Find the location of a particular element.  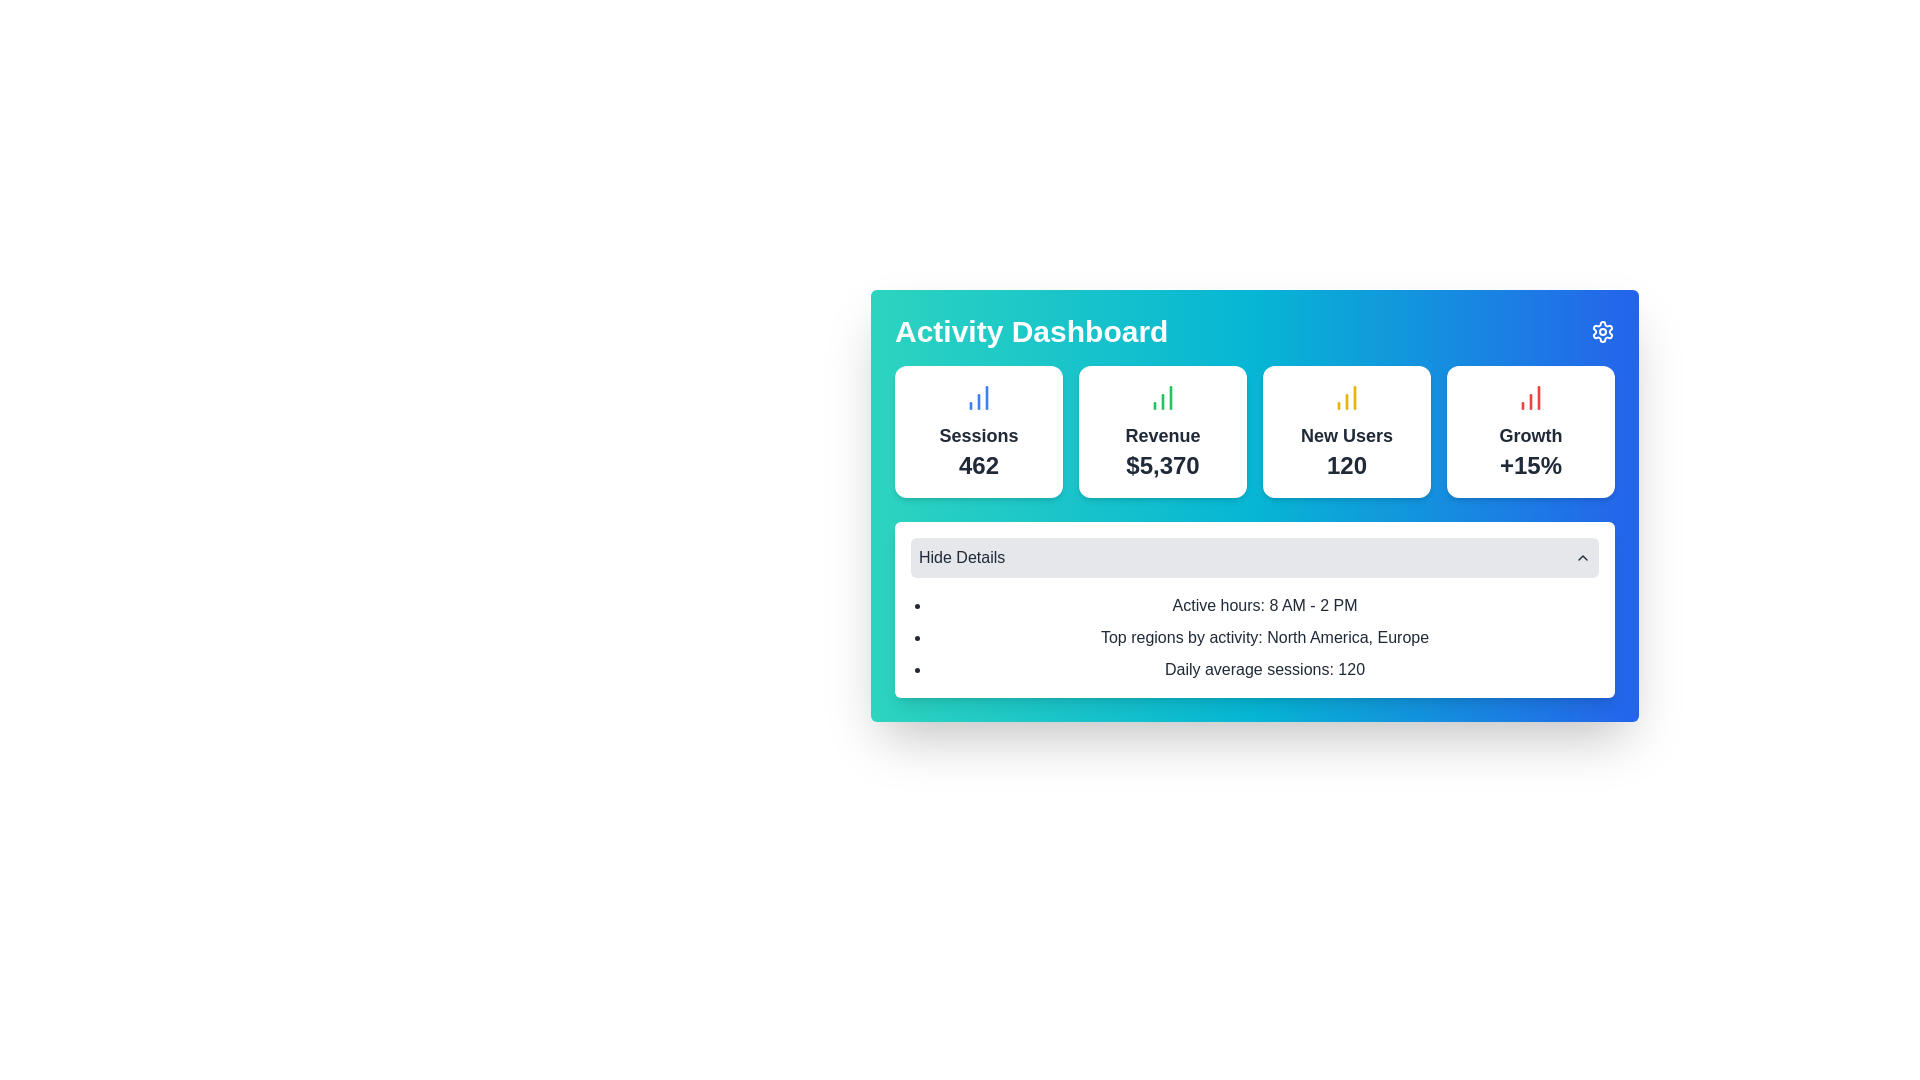

the text label reading 'New Users', which is styled in bold and positioned above the numeric value '120' in the third panel of a four-panel layout is located at coordinates (1347, 434).